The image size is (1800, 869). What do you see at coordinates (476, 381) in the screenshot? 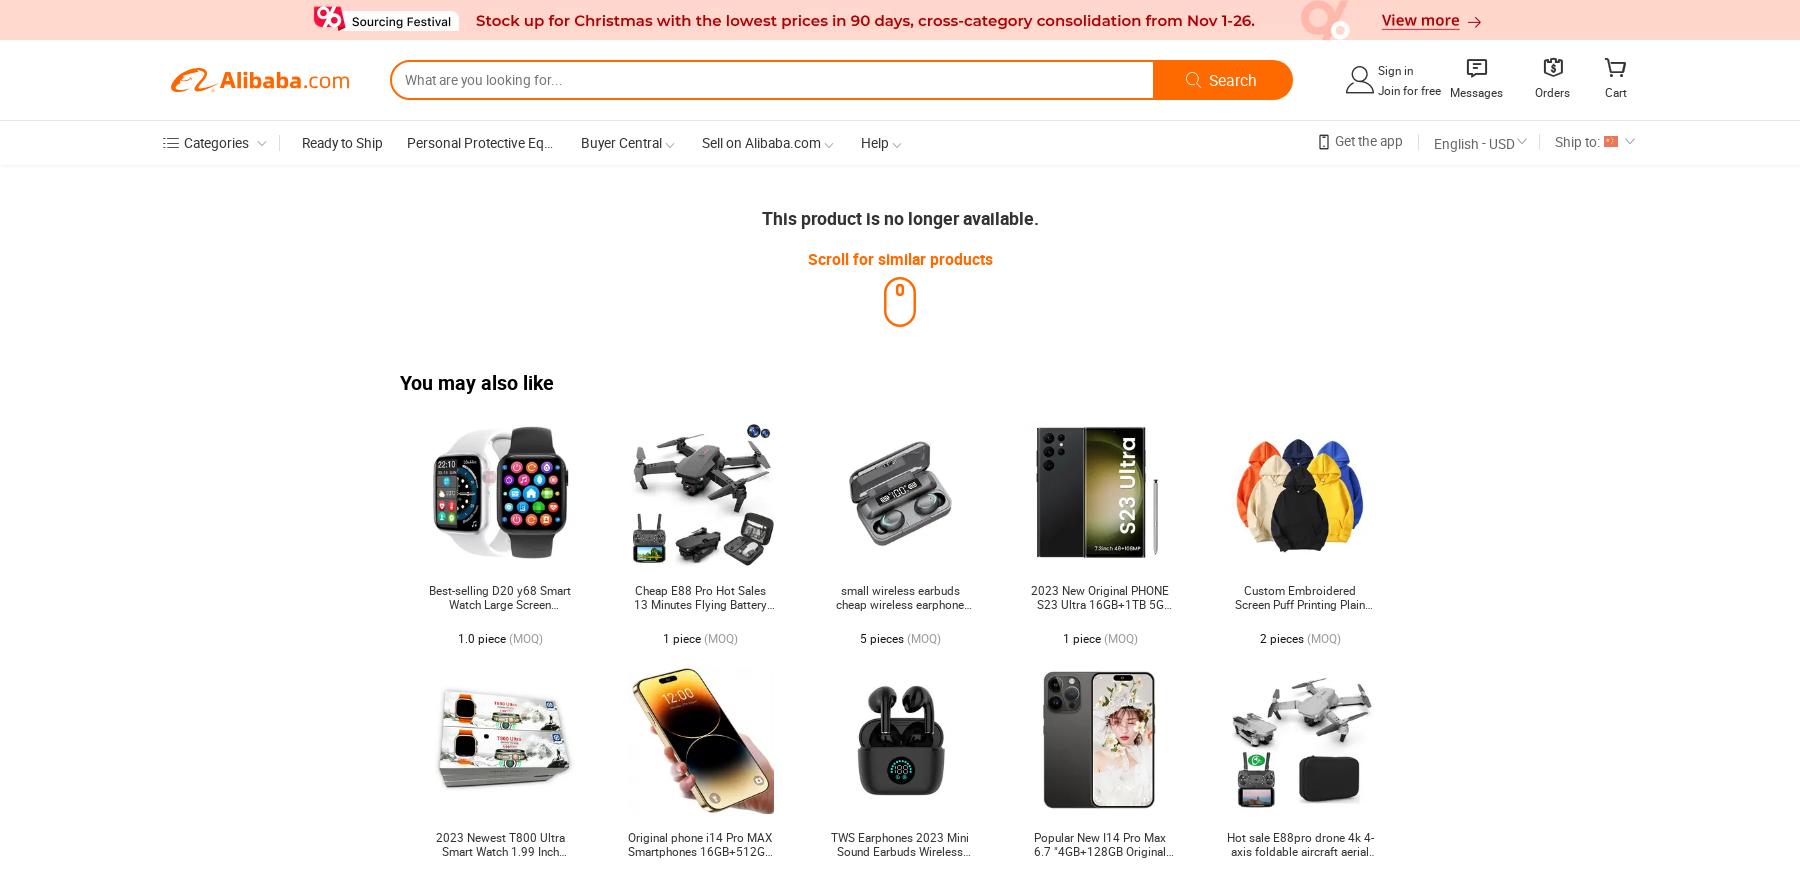
I see `'You may also like'` at bounding box center [476, 381].